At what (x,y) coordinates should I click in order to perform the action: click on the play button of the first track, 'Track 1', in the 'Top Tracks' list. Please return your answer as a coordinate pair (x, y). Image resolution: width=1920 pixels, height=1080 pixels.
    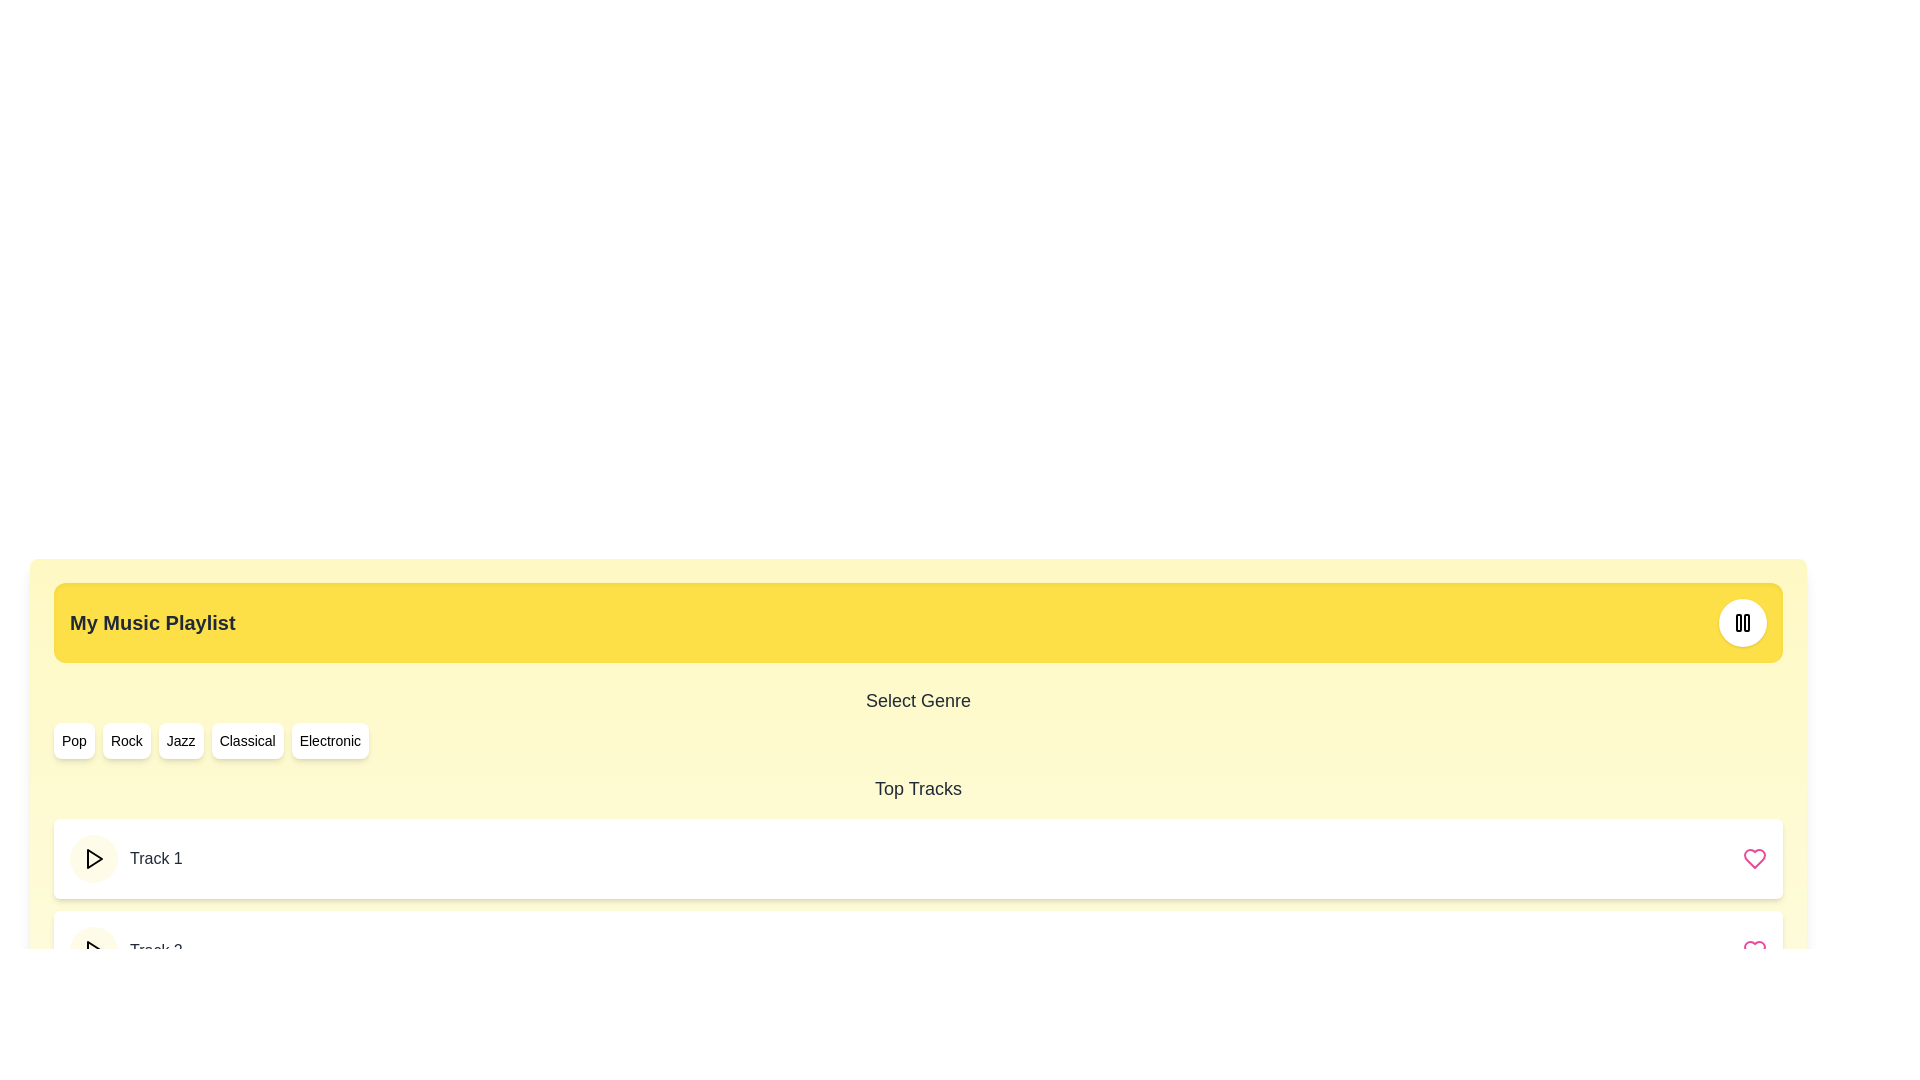
    Looking at the image, I should click on (917, 858).